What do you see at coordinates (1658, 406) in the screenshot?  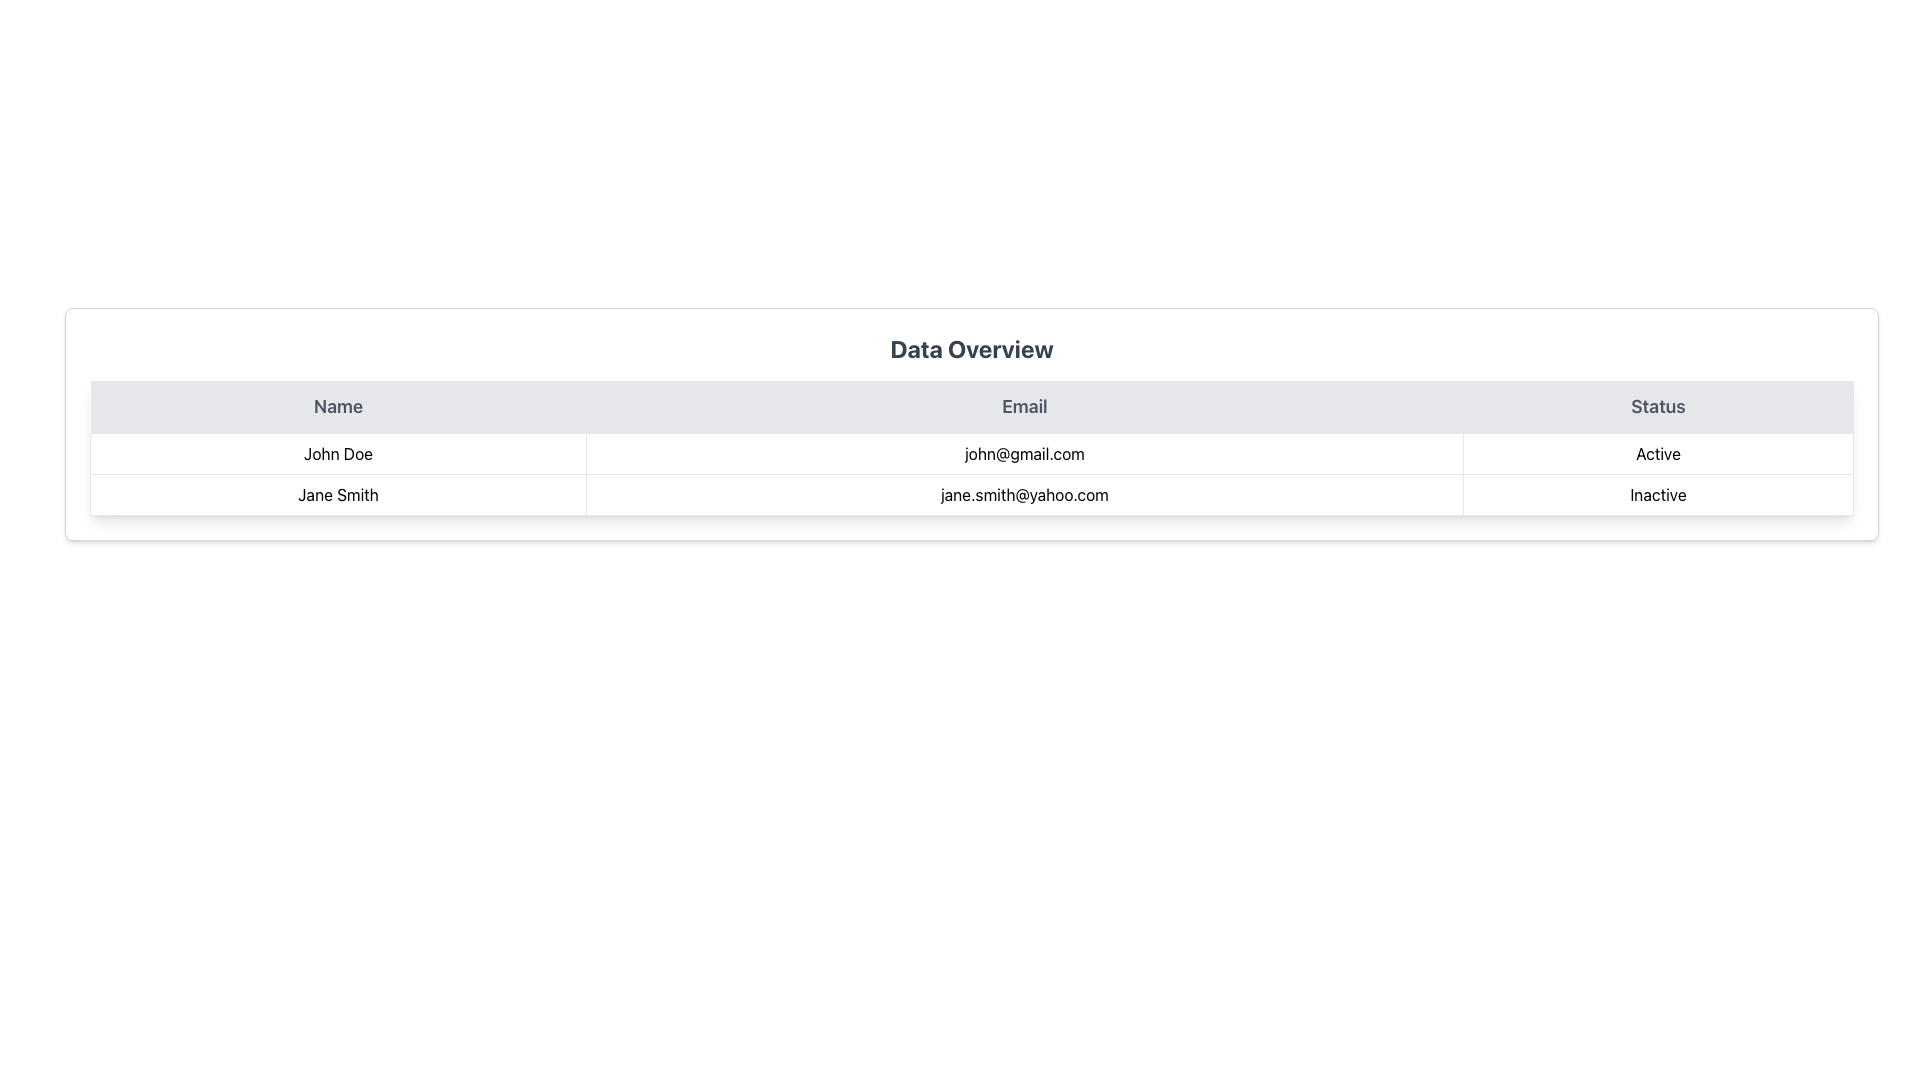 I see `the 'Status' column header, which is the third header in a row labeled 'Name', 'Email', and 'Status', located in the top-right portion of the table` at bounding box center [1658, 406].